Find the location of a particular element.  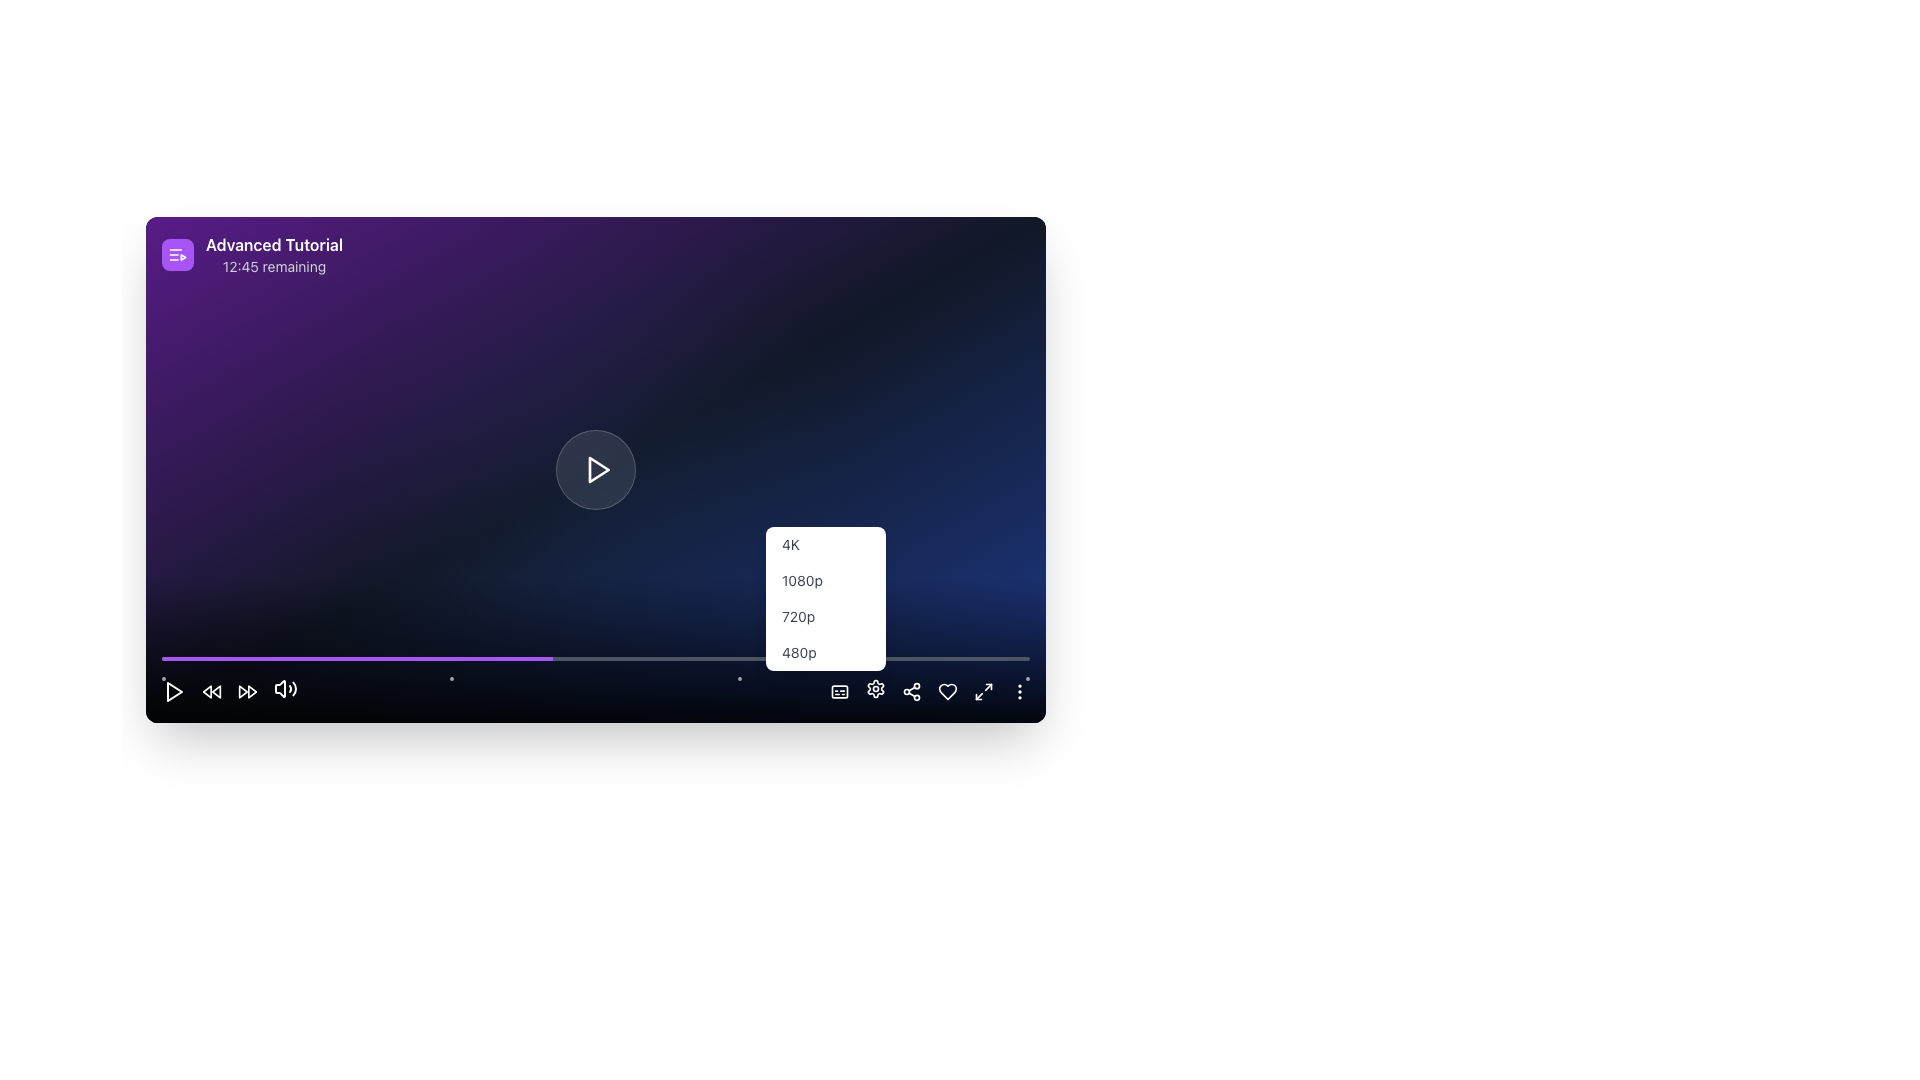

the heart-shaped icon in the lower right corner of the video player interface to change its color to purple is located at coordinates (947, 690).